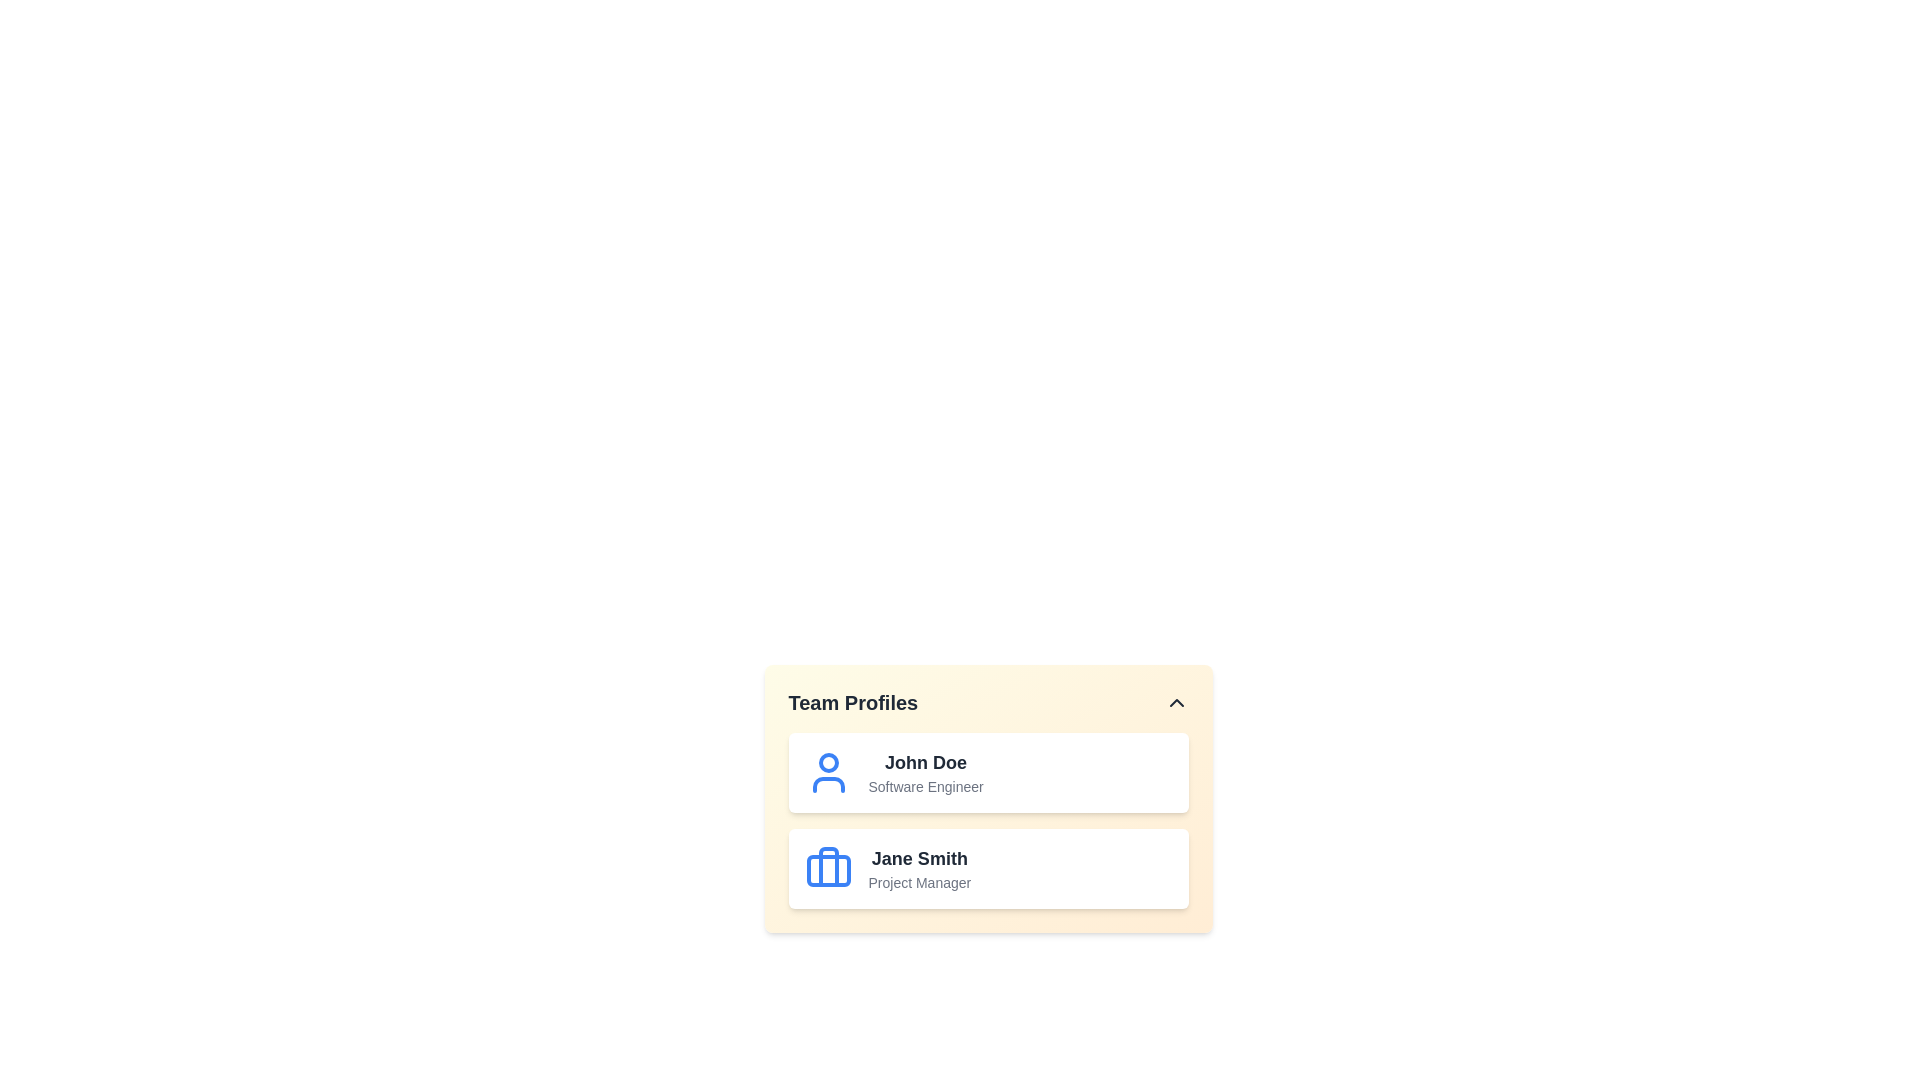 The image size is (1920, 1080). What do you see at coordinates (828, 784) in the screenshot?
I see `the lower half of the human figure vector graphic, which is part of the icon next to 'John Doe'` at bounding box center [828, 784].